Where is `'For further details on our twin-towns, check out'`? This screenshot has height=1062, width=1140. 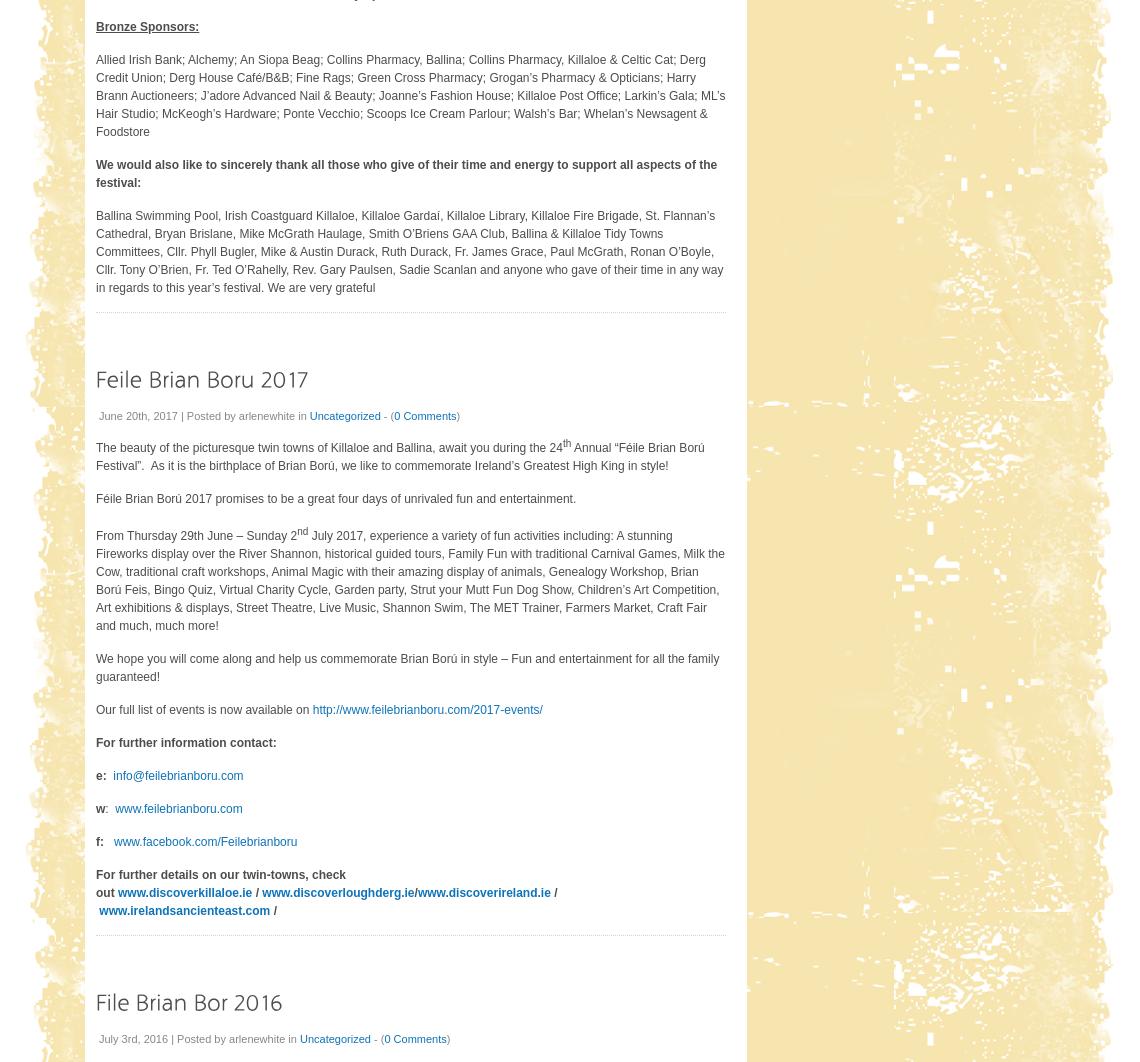 'For further details on our twin-towns, check out' is located at coordinates (220, 882).